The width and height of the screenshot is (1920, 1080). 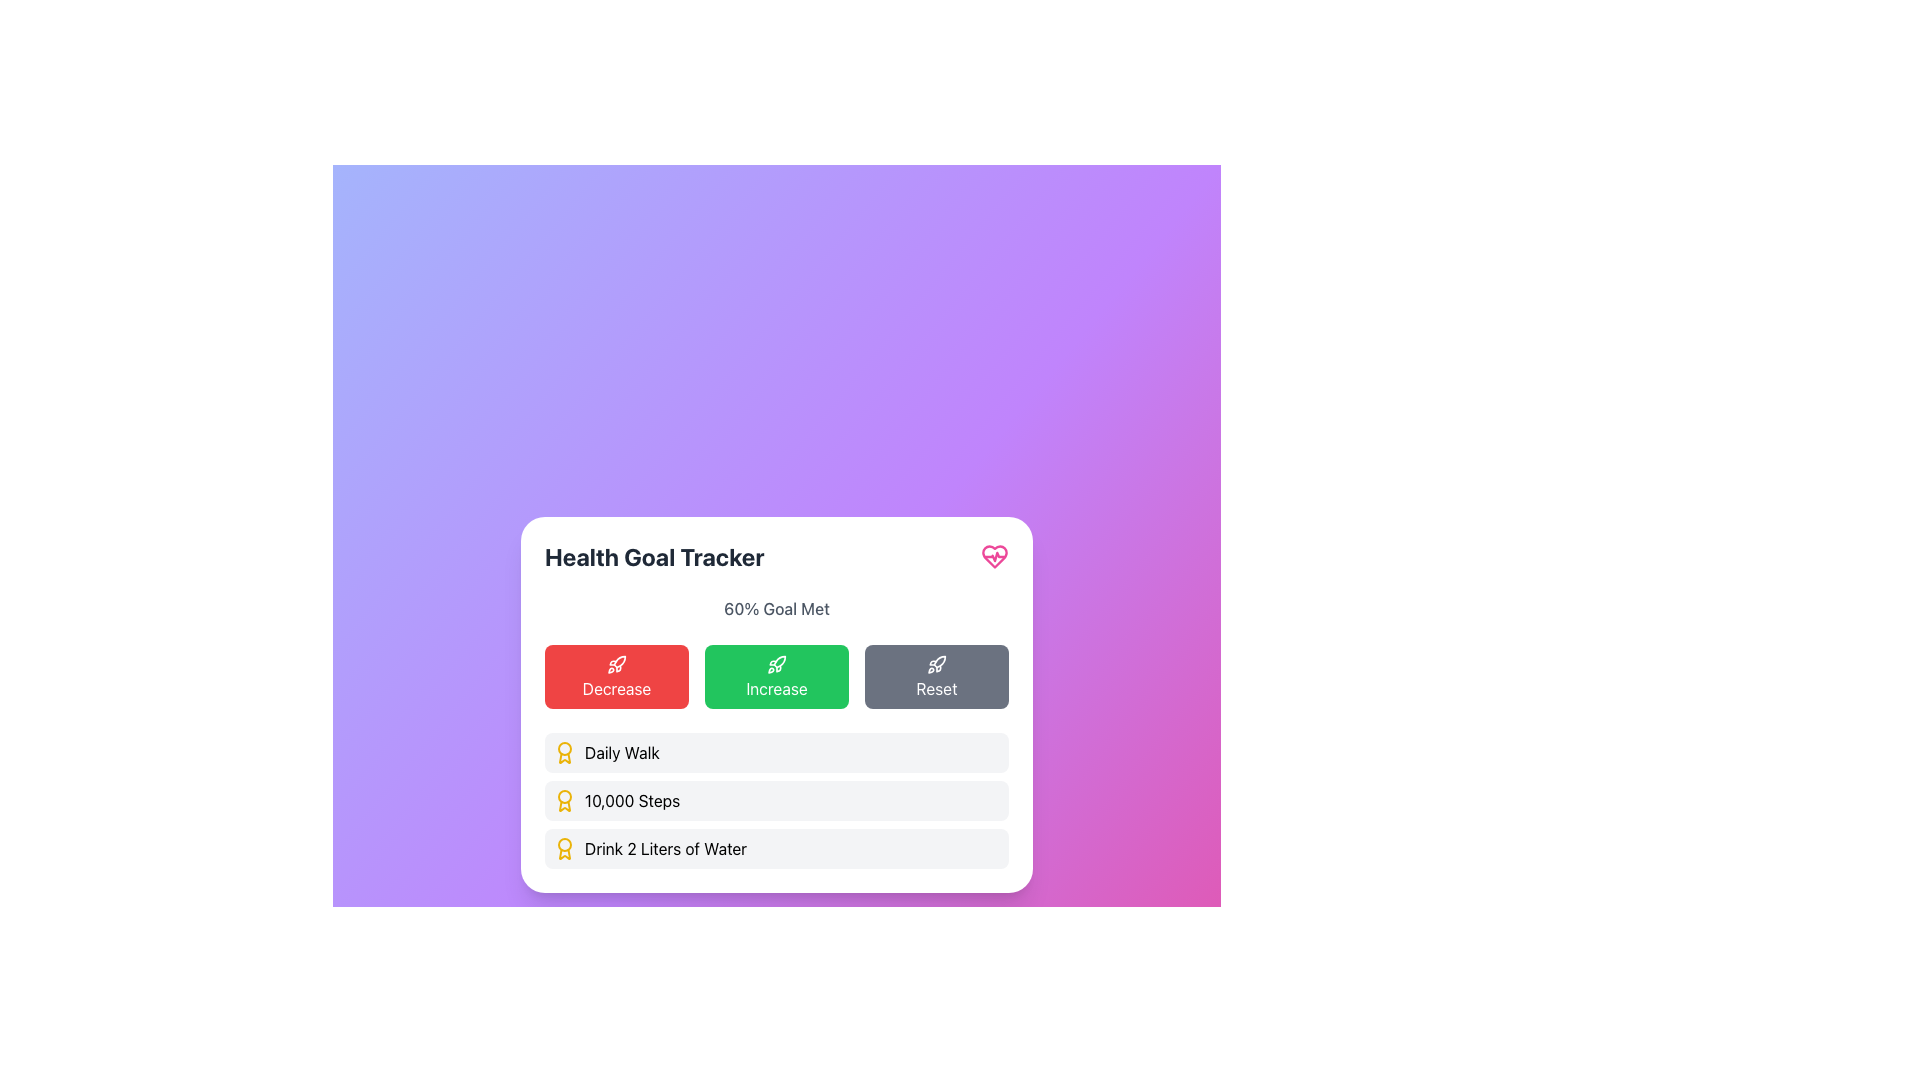 What do you see at coordinates (935, 664) in the screenshot?
I see `the decorative reset icon located inside the 'Reset' button, the last button in a series of three, centered in the upper section of the card layout` at bounding box center [935, 664].